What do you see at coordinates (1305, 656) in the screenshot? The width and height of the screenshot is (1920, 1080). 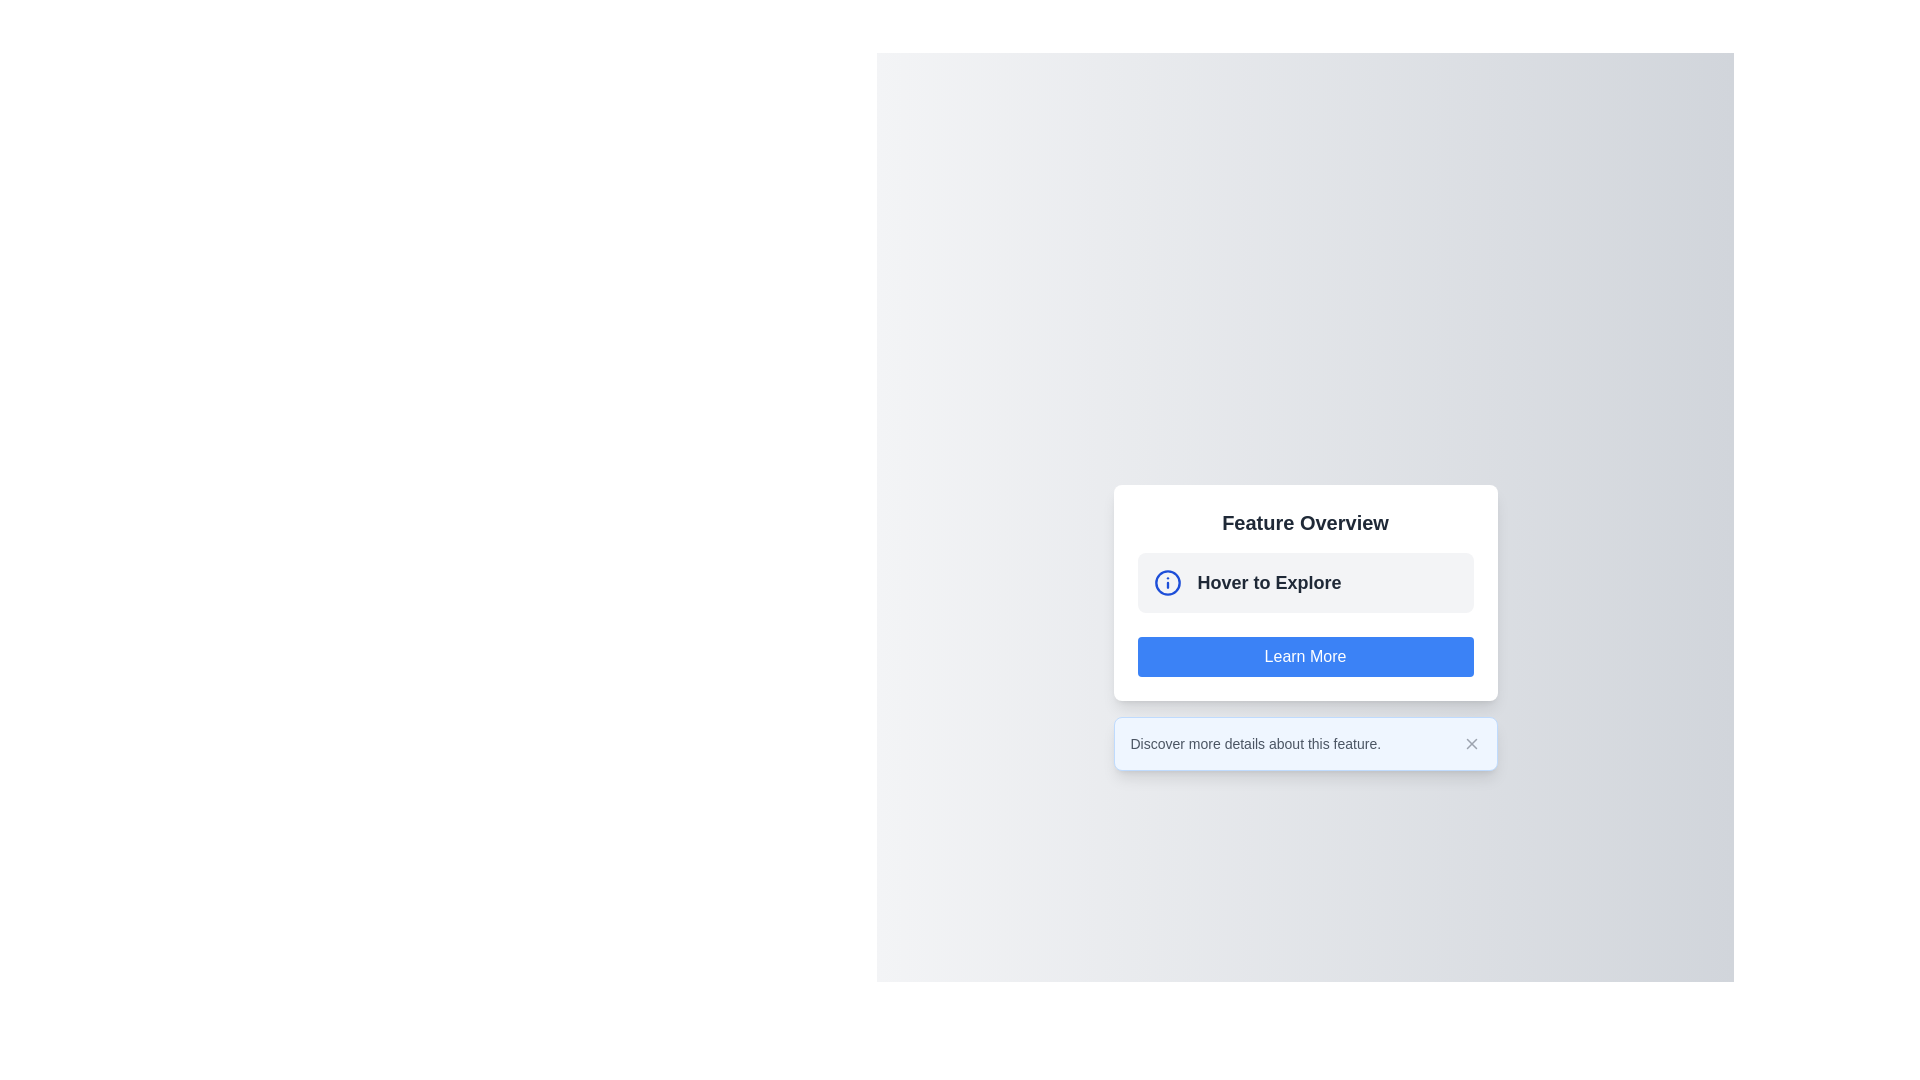 I see `the 'Learn More' button with a blue background and white text` at bounding box center [1305, 656].